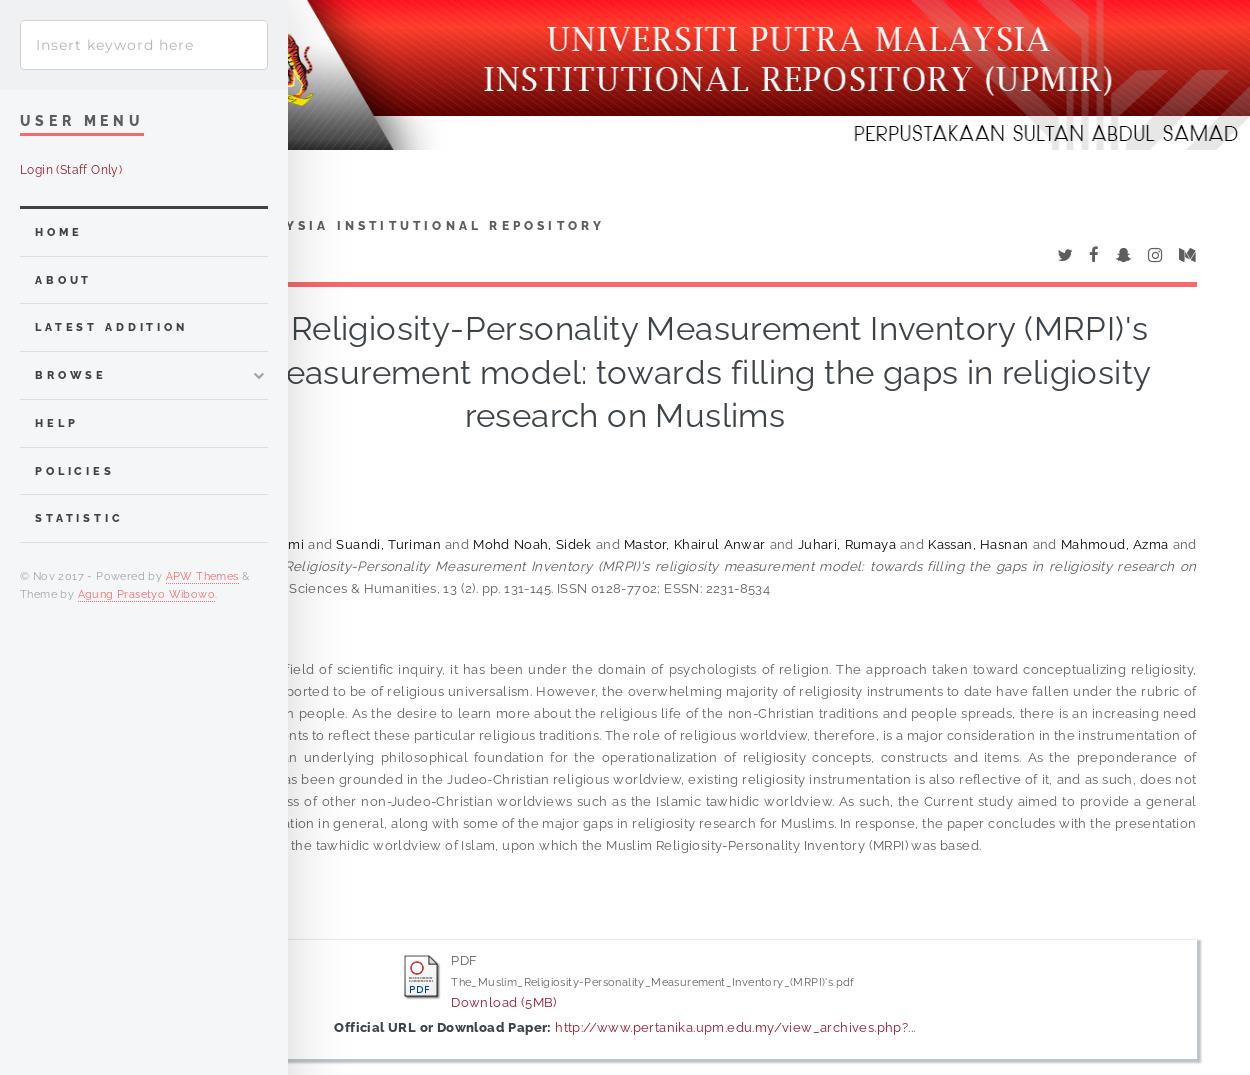 The width and height of the screenshot is (1250, 1075). What do you see at coordinates (388, 543) in the screenshot?
I see `'Suandi, Turiman'` at bounding box center [388, 543].